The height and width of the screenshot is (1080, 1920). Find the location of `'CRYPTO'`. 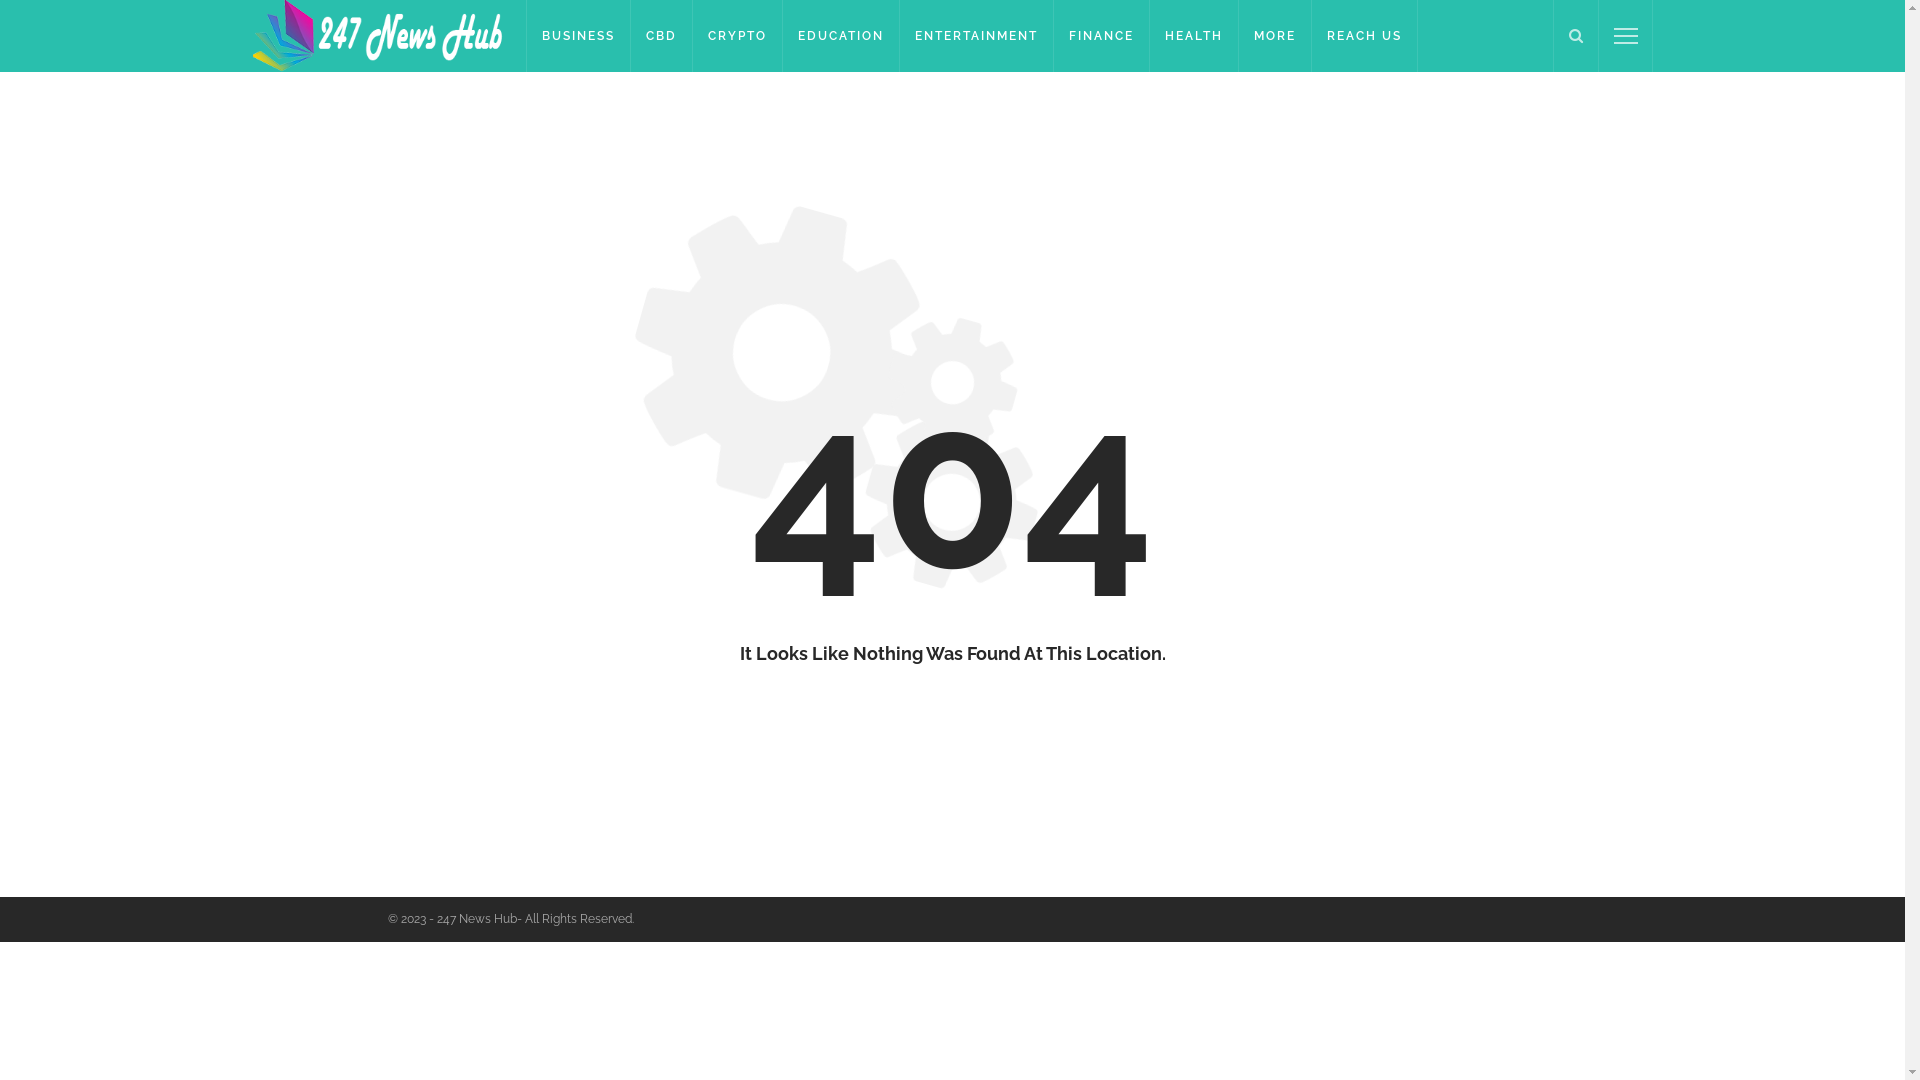

'CRYPTO' is located at coordinates (692, 35).